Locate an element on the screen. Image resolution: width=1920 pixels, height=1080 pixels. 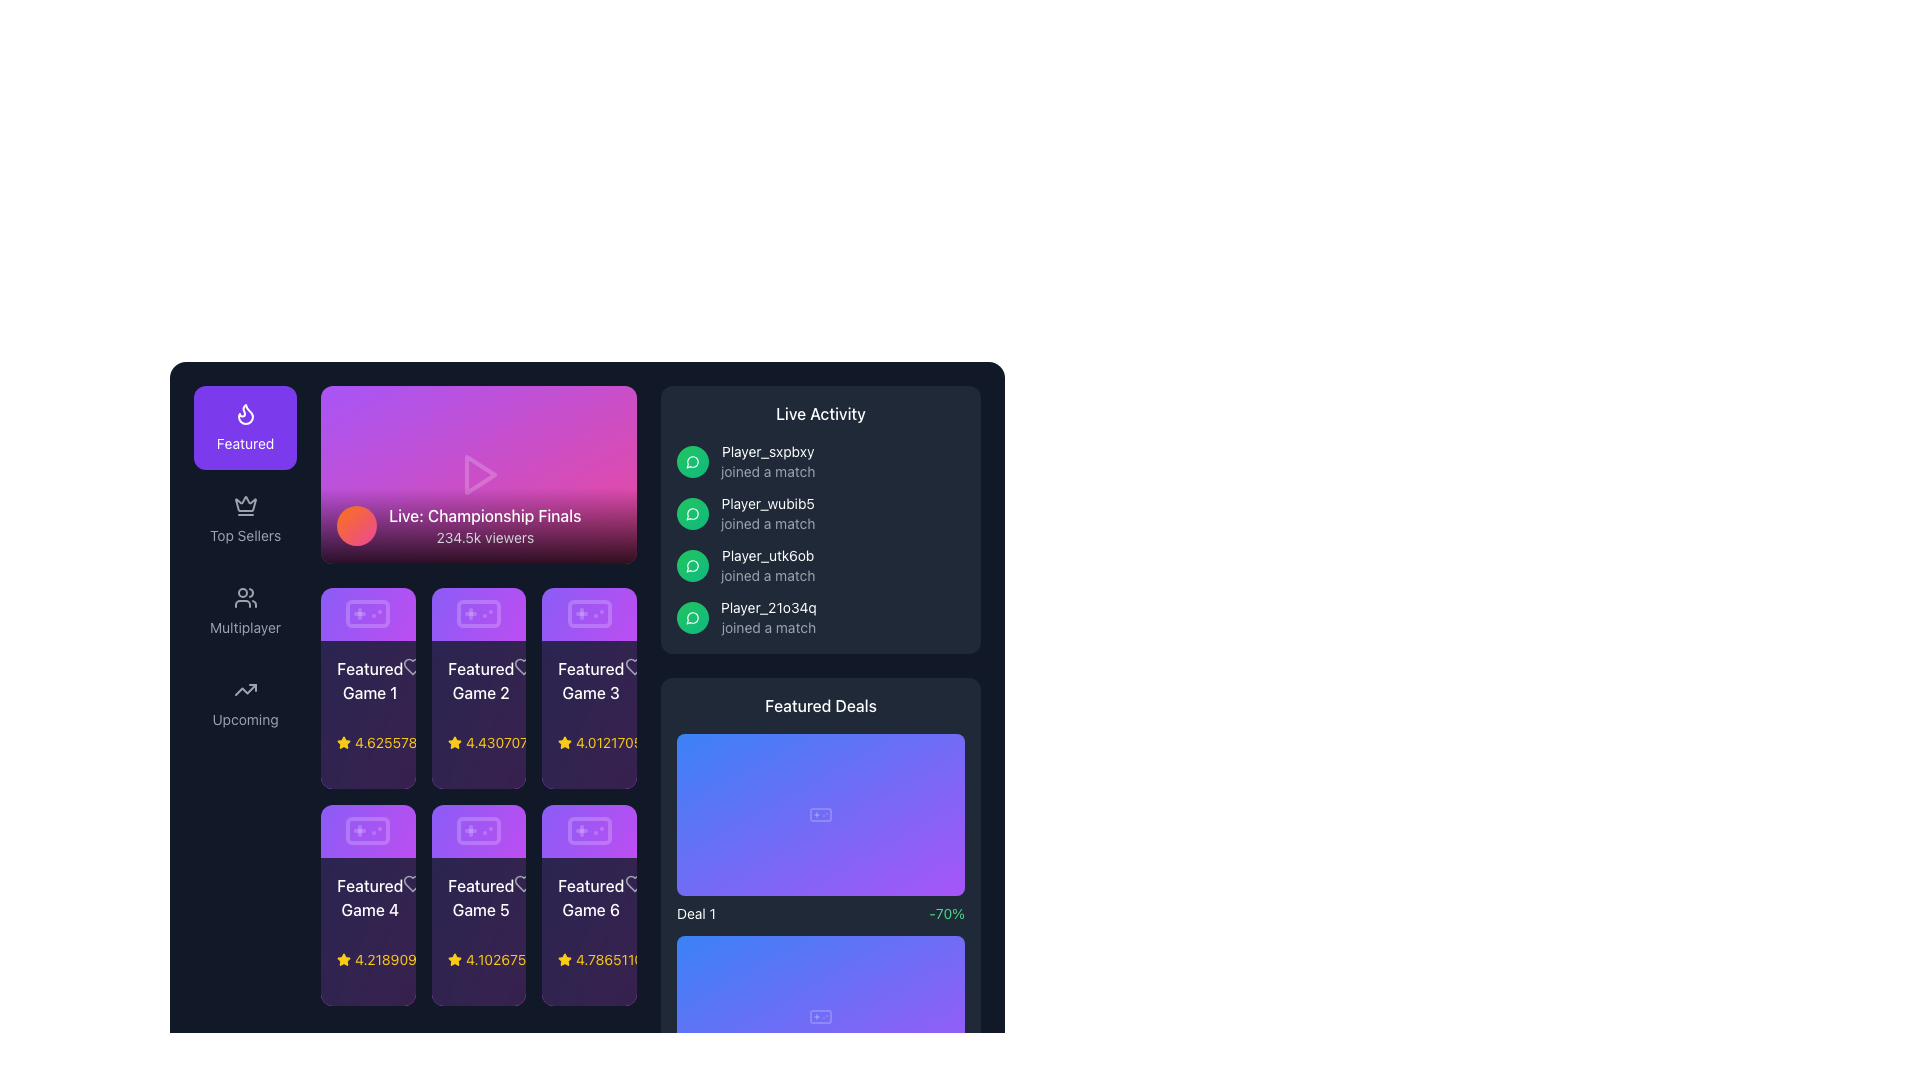
the game feature card located is located at coordinates (588, 932).